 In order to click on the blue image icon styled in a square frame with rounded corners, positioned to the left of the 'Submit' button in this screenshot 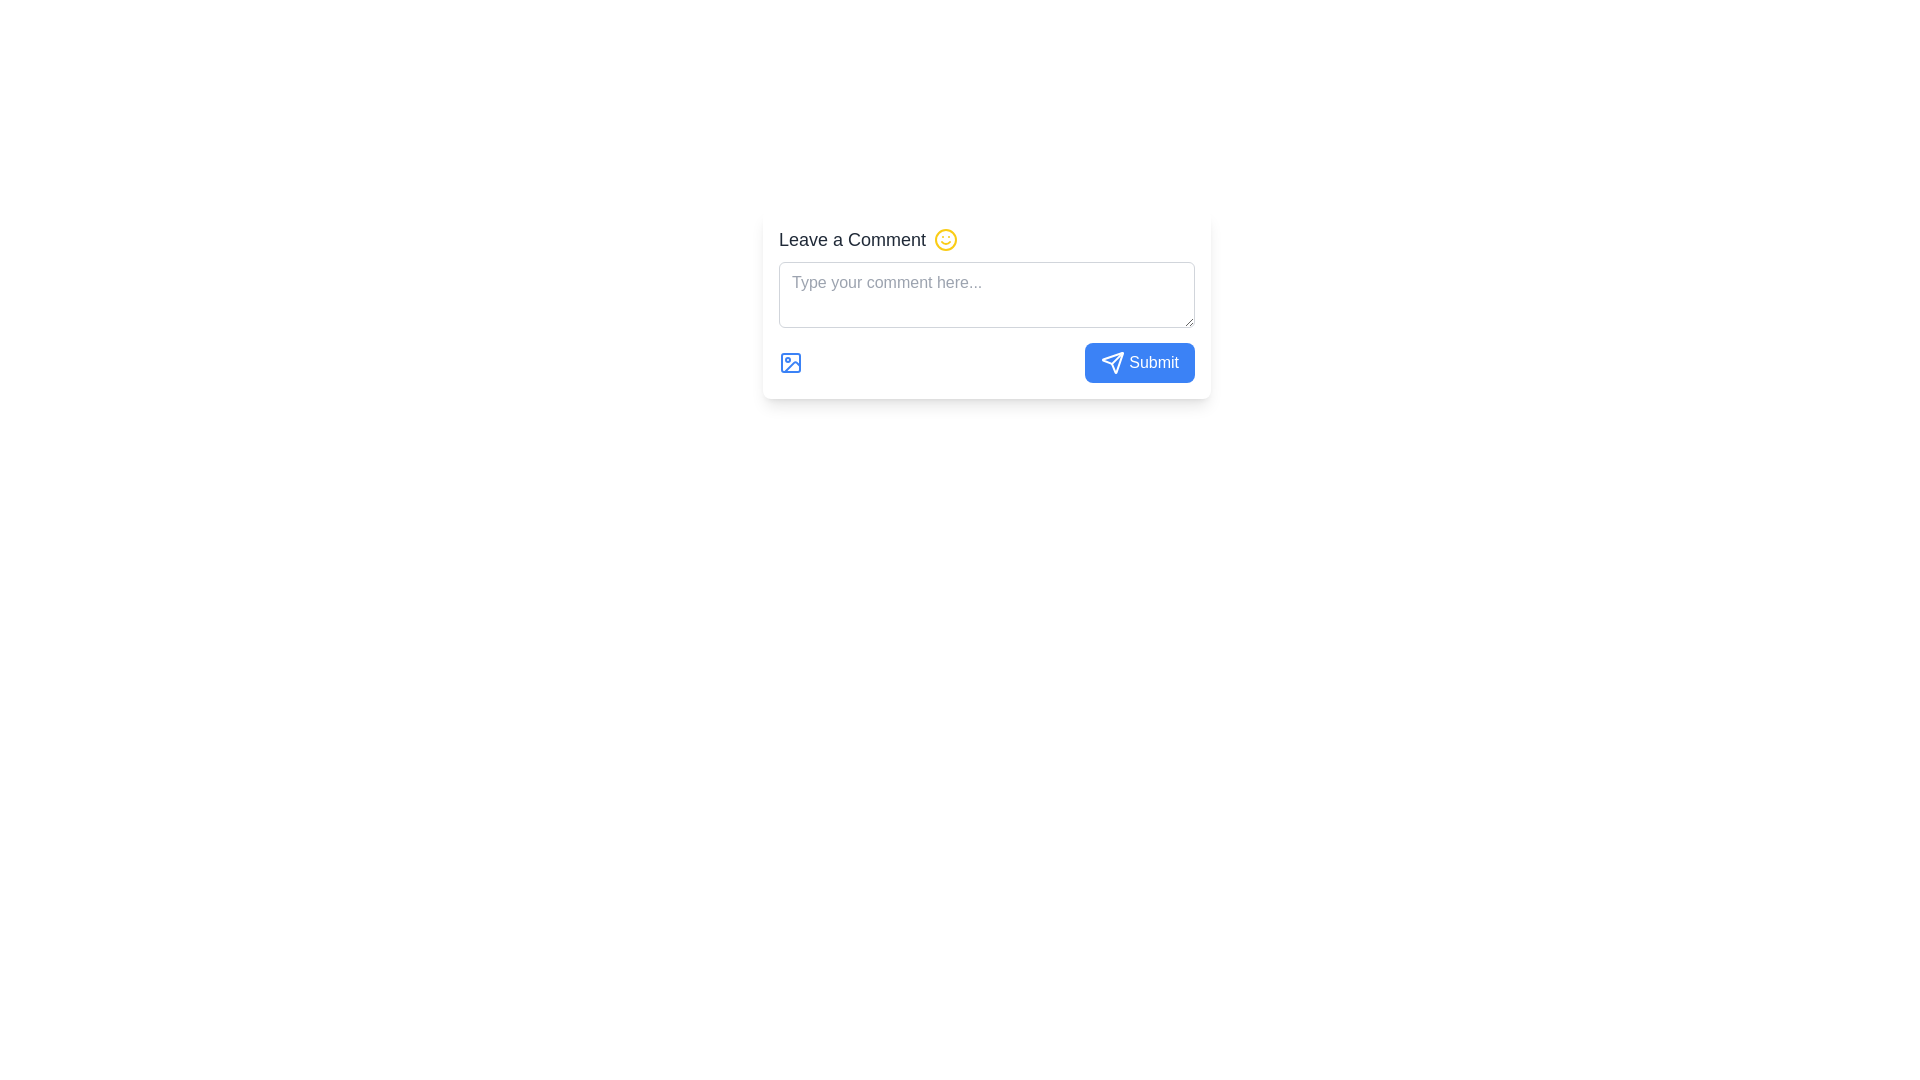, I will do `click(790, 362)`.